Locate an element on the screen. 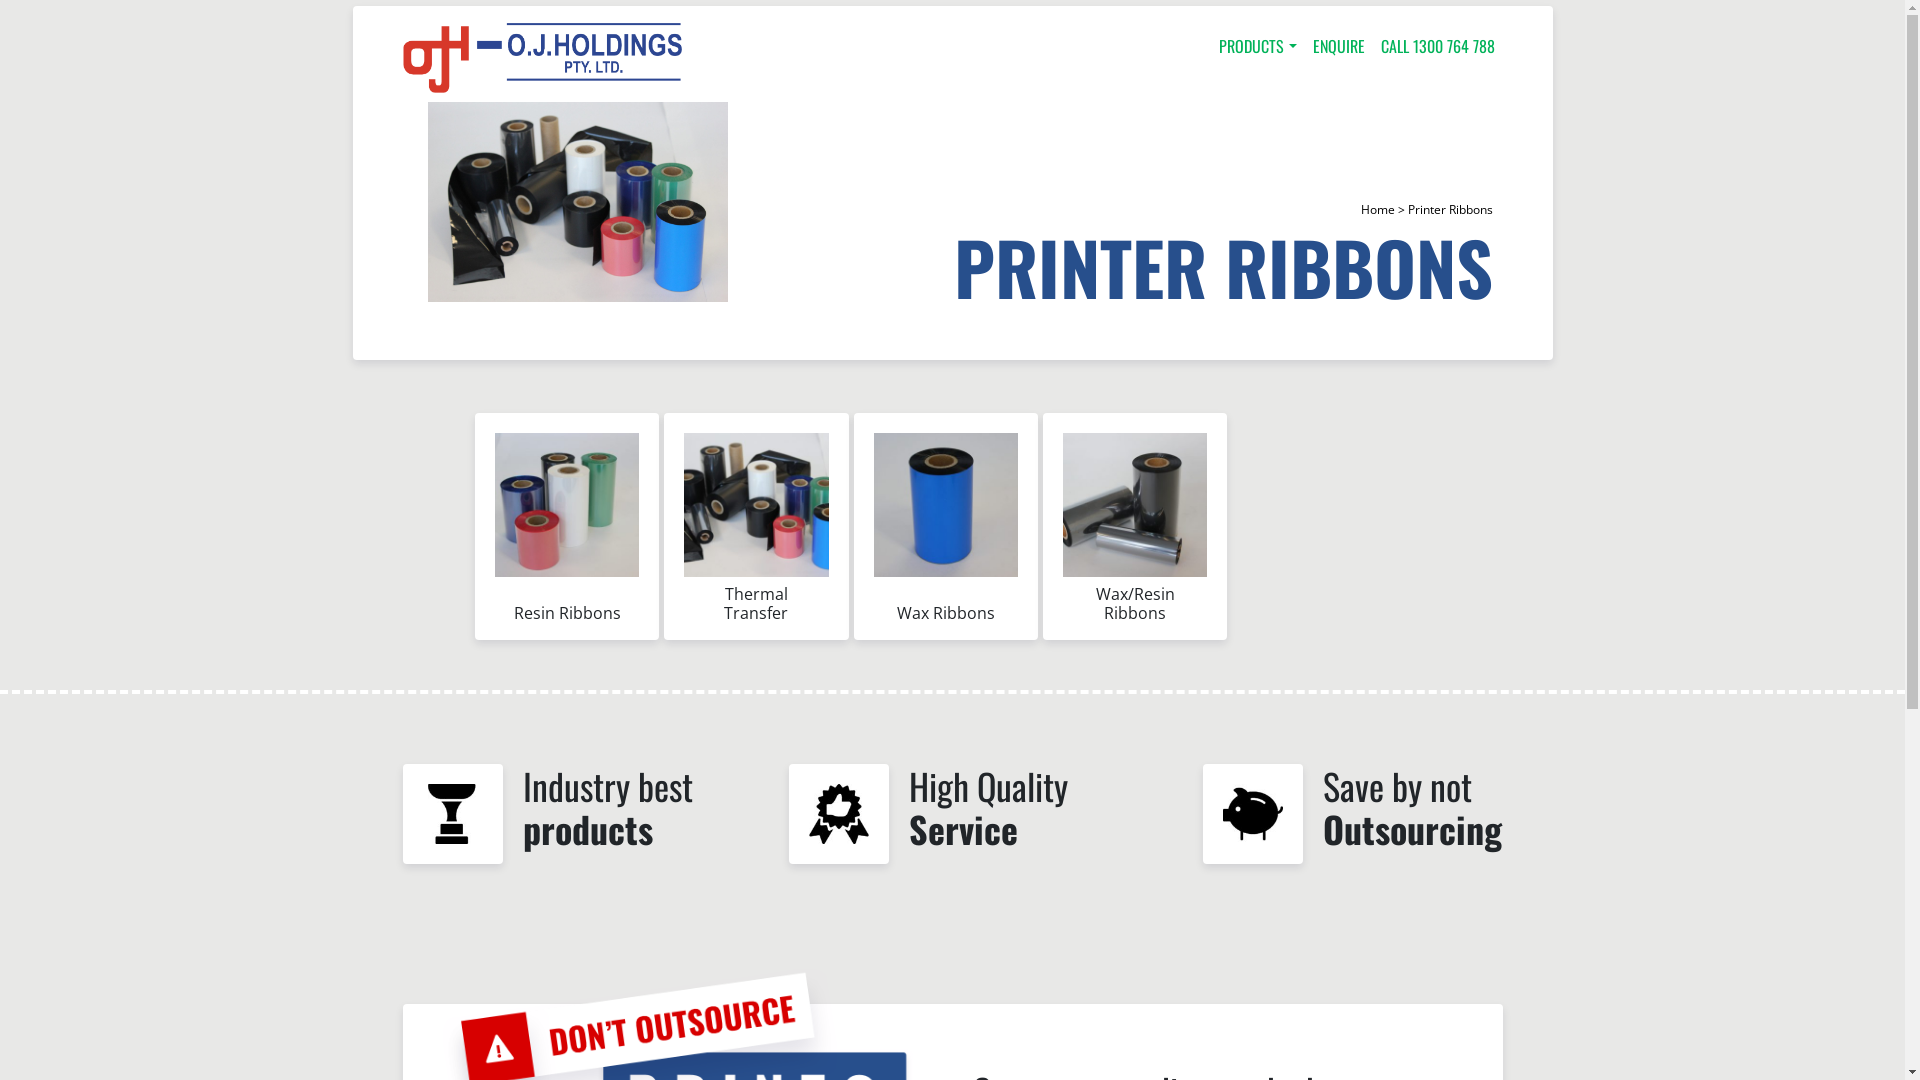 This screenshot has width=1920, height=1080. 'OJ HOLDINGS' is located at coordinates (542, 56).